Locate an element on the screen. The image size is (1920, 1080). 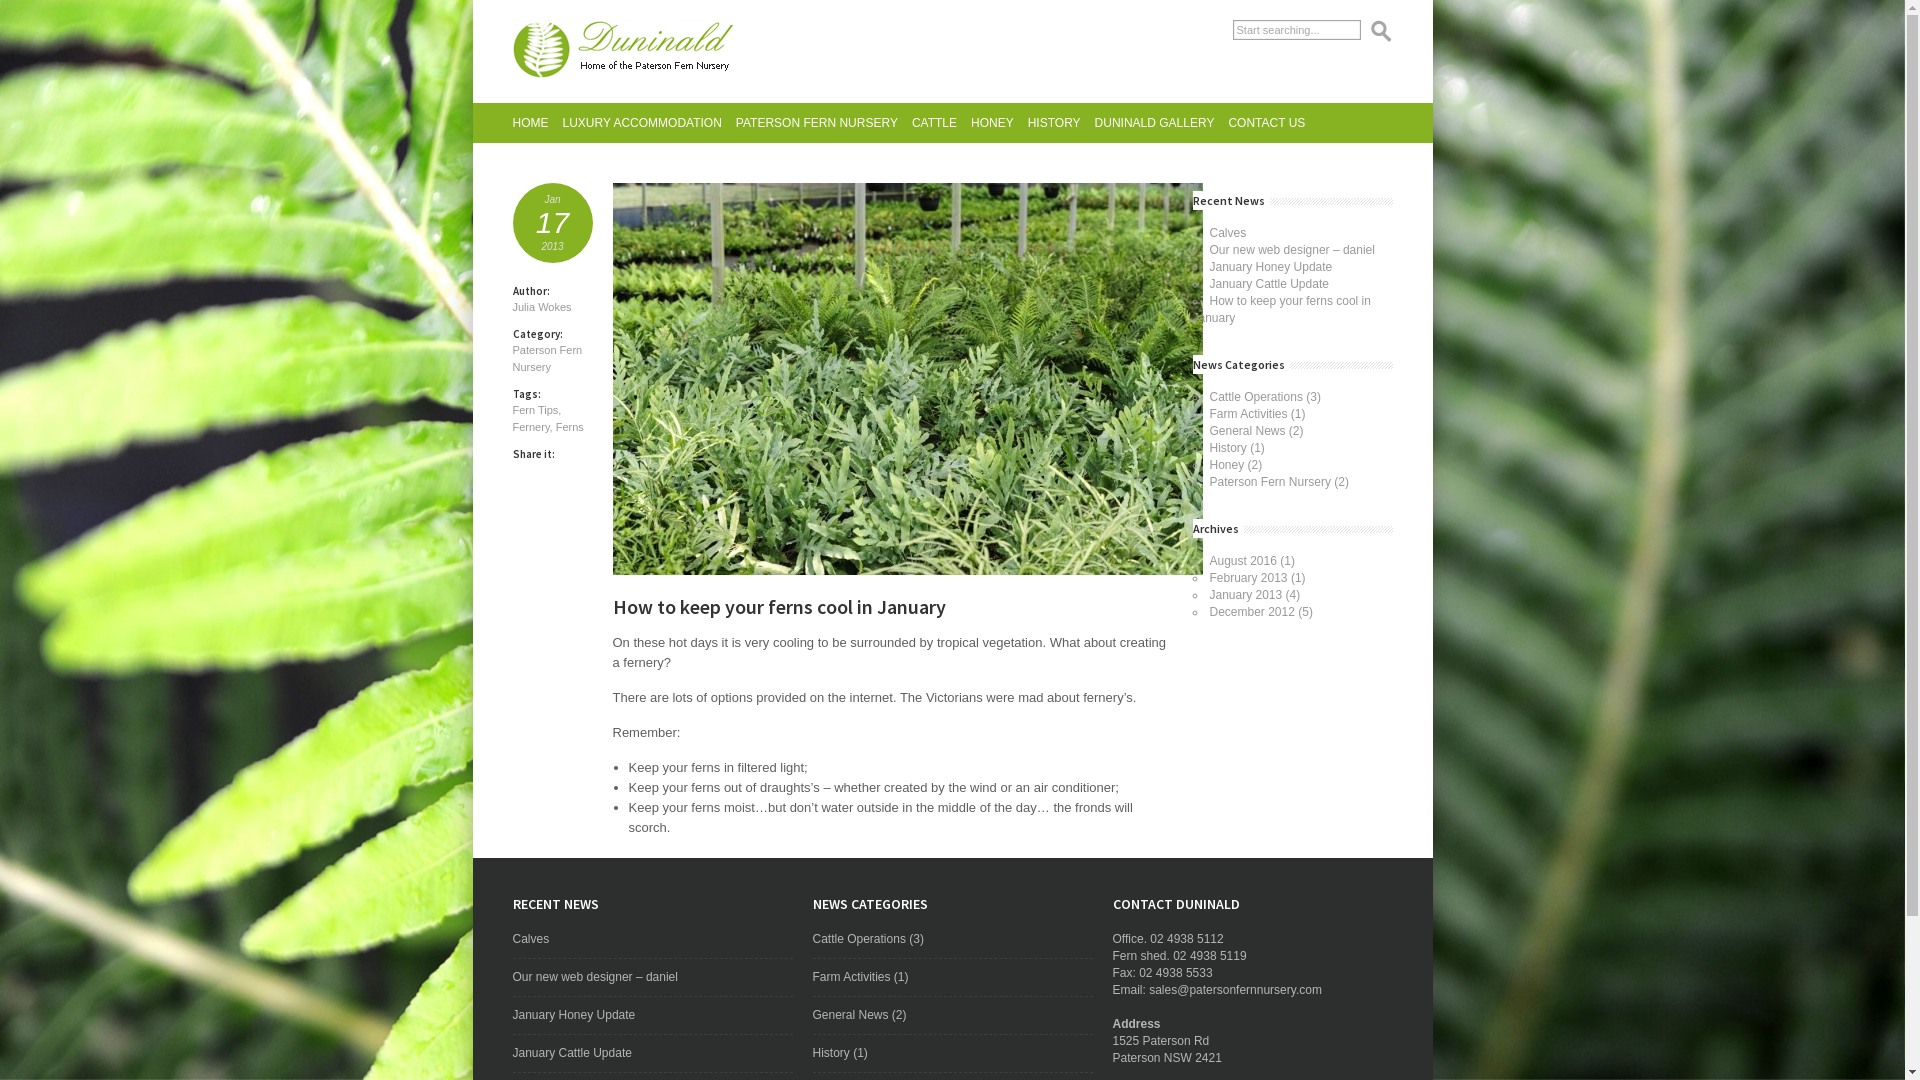
'February 2013' is located at coordinates (1247, 578).